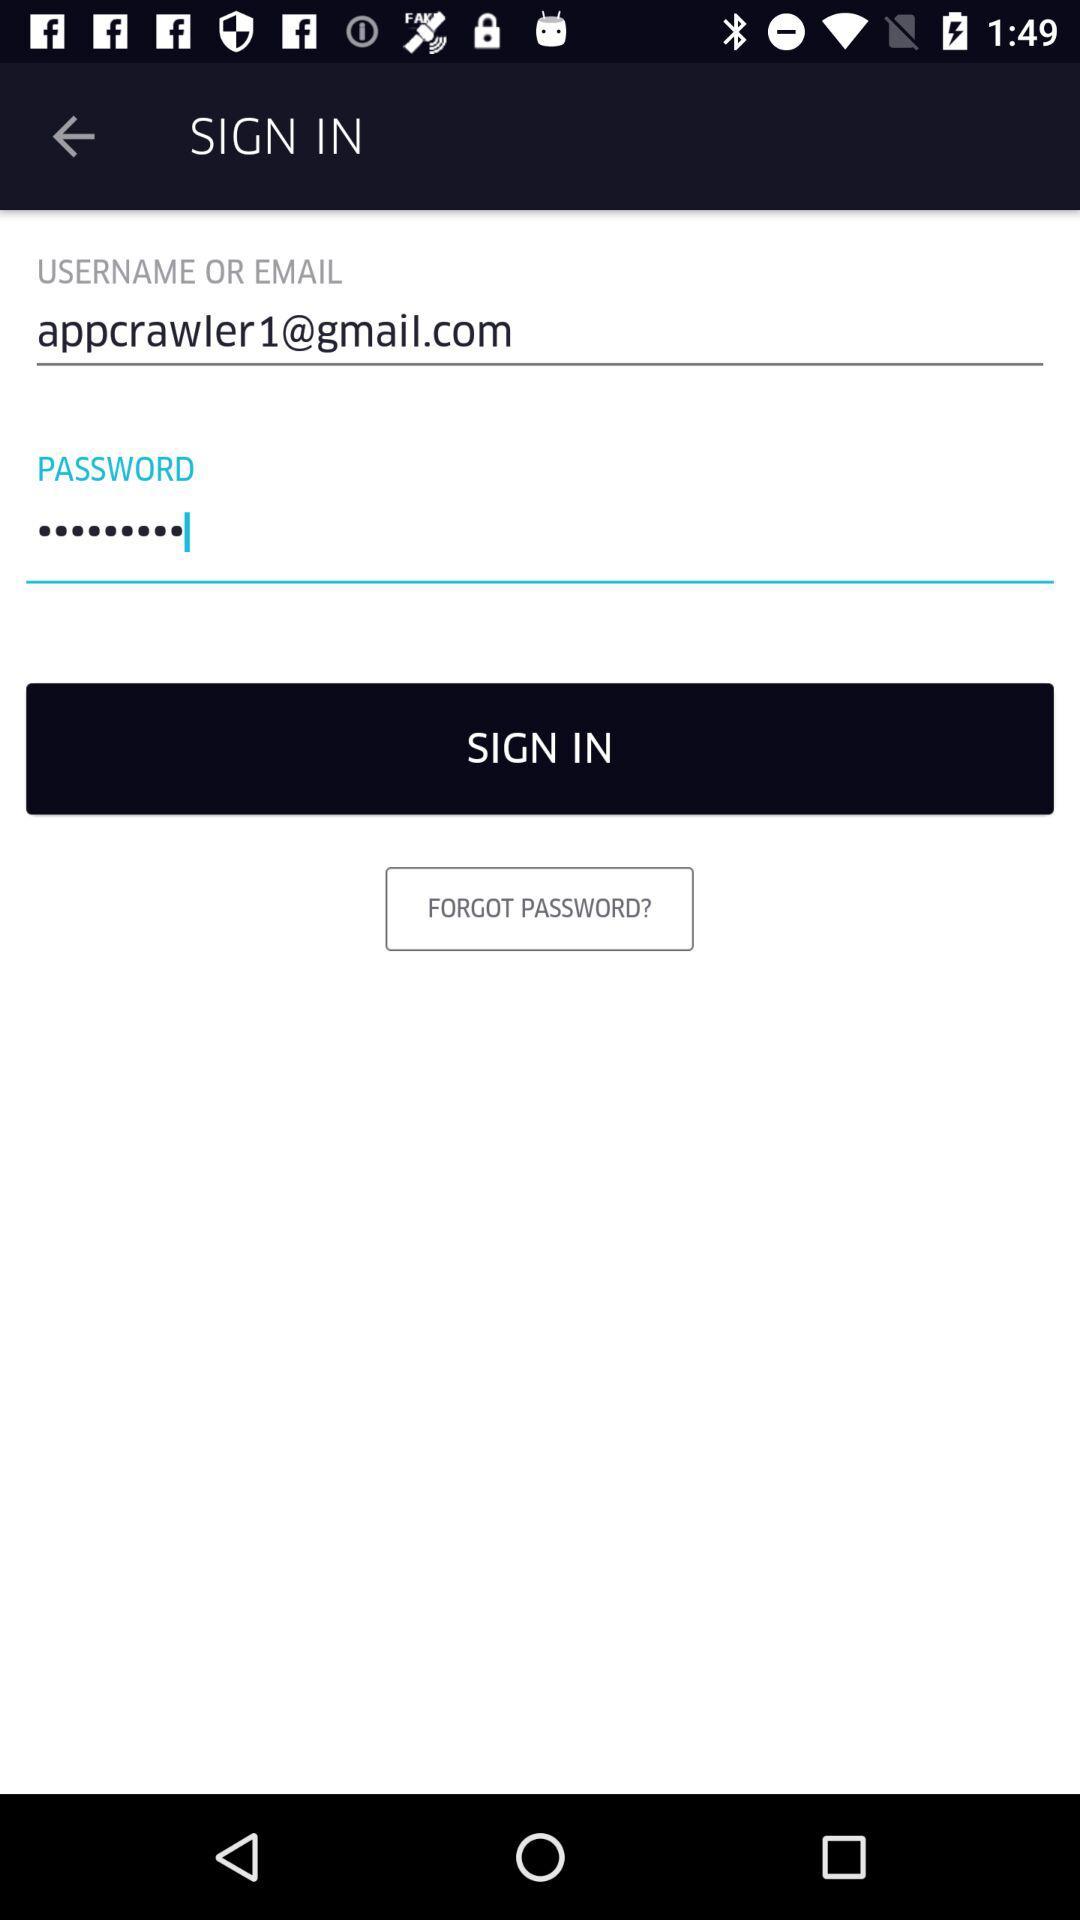 The image size is (1080, 1920). What do you see at coordinates (72, 135) in the screenshot?
I see `the item to the left of the sign in icon` at bounding box center [72, 135].